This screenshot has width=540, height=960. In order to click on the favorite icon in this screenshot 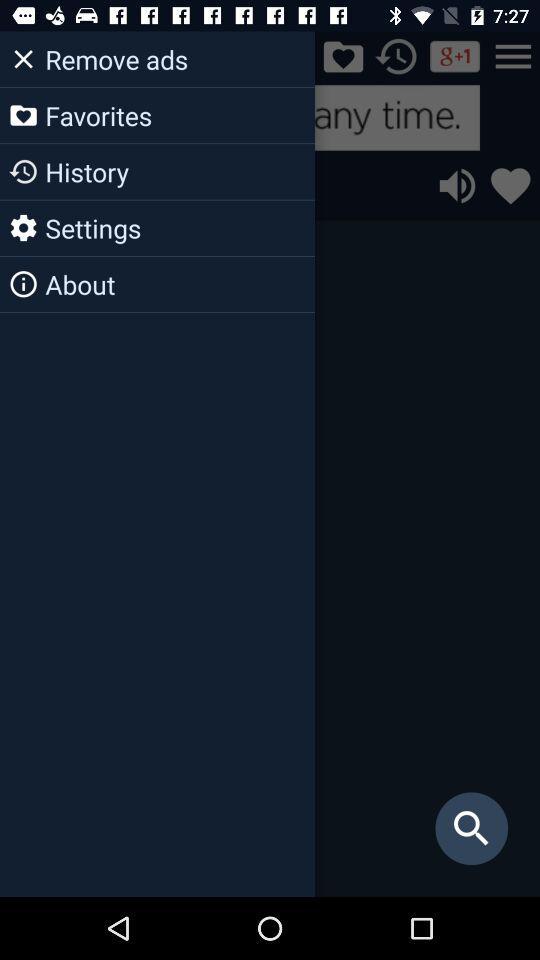, I will do `click(510, 185)`.